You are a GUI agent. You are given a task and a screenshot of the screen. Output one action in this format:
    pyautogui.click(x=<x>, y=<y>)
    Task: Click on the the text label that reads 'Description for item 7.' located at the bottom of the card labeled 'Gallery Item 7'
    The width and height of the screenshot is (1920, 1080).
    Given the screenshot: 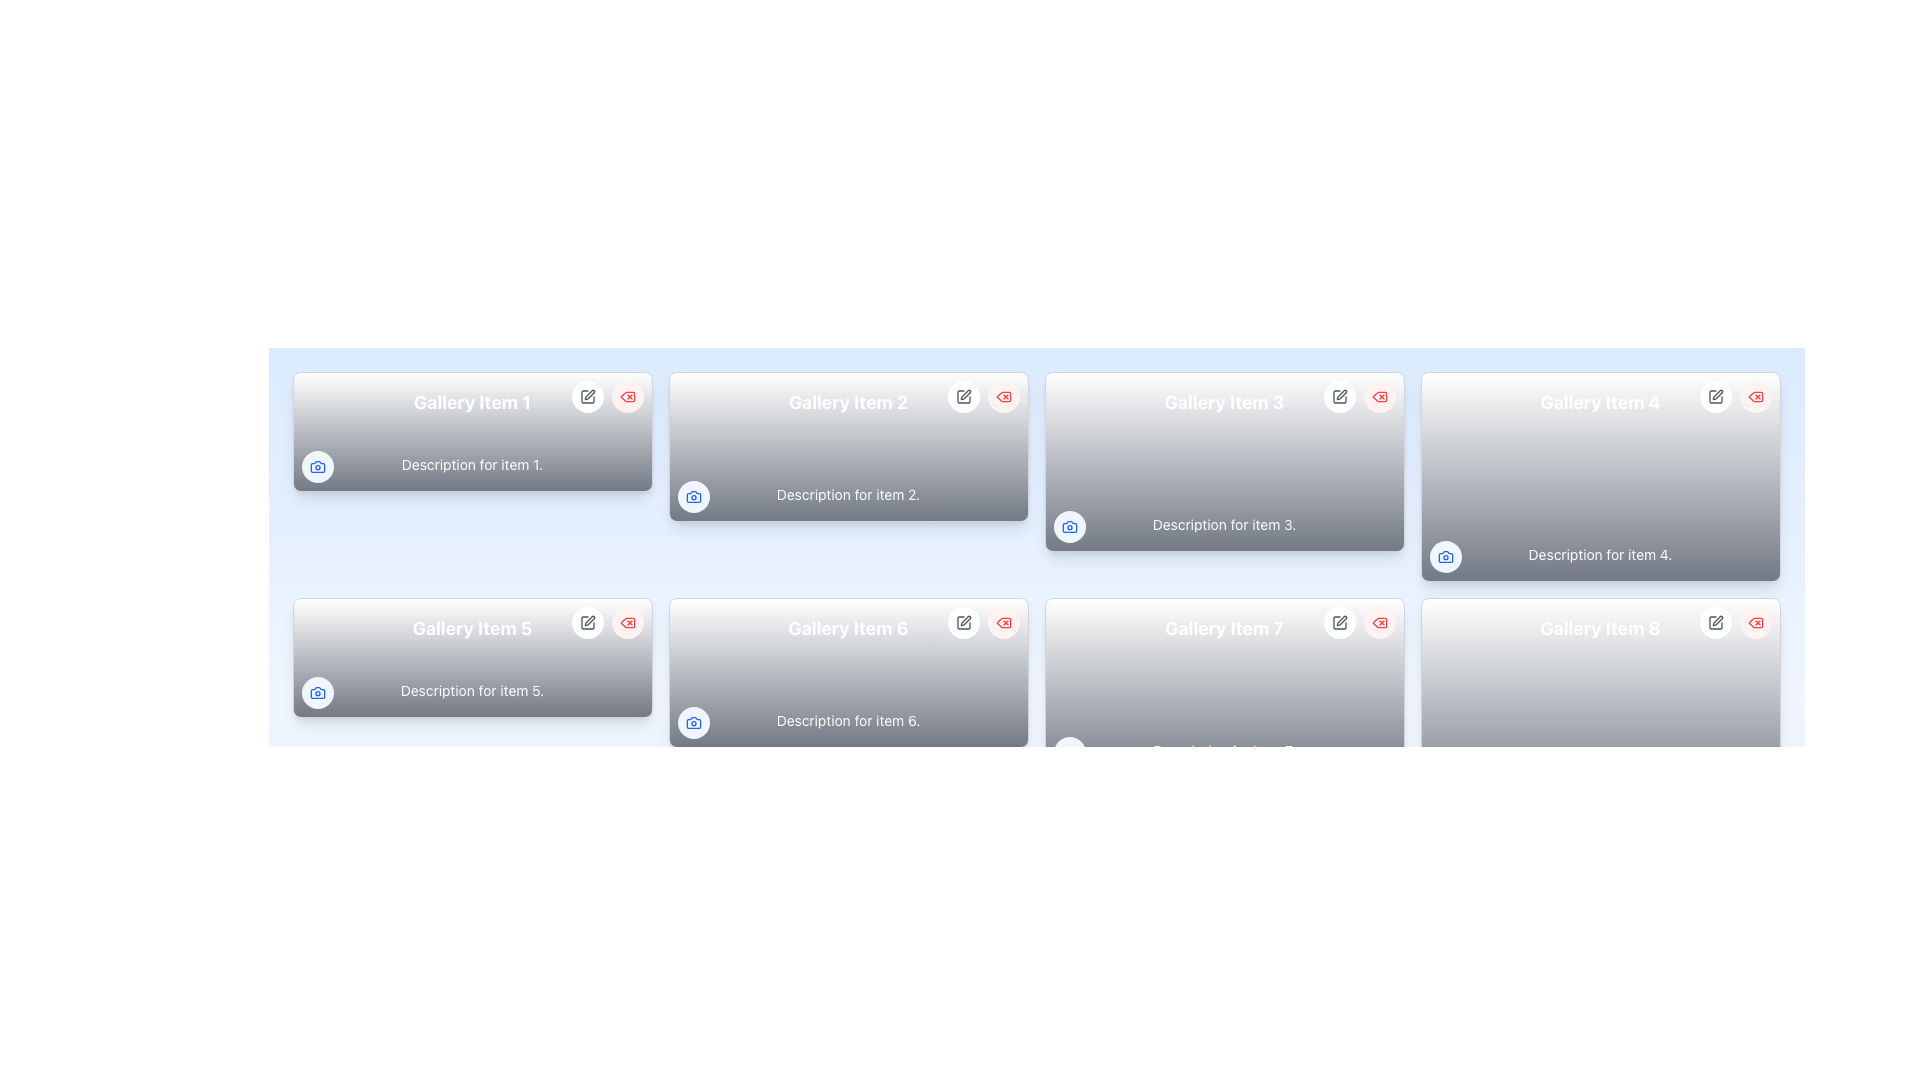 What is the action you would take?
    pyautogui.click(x=1223, y=751)
    